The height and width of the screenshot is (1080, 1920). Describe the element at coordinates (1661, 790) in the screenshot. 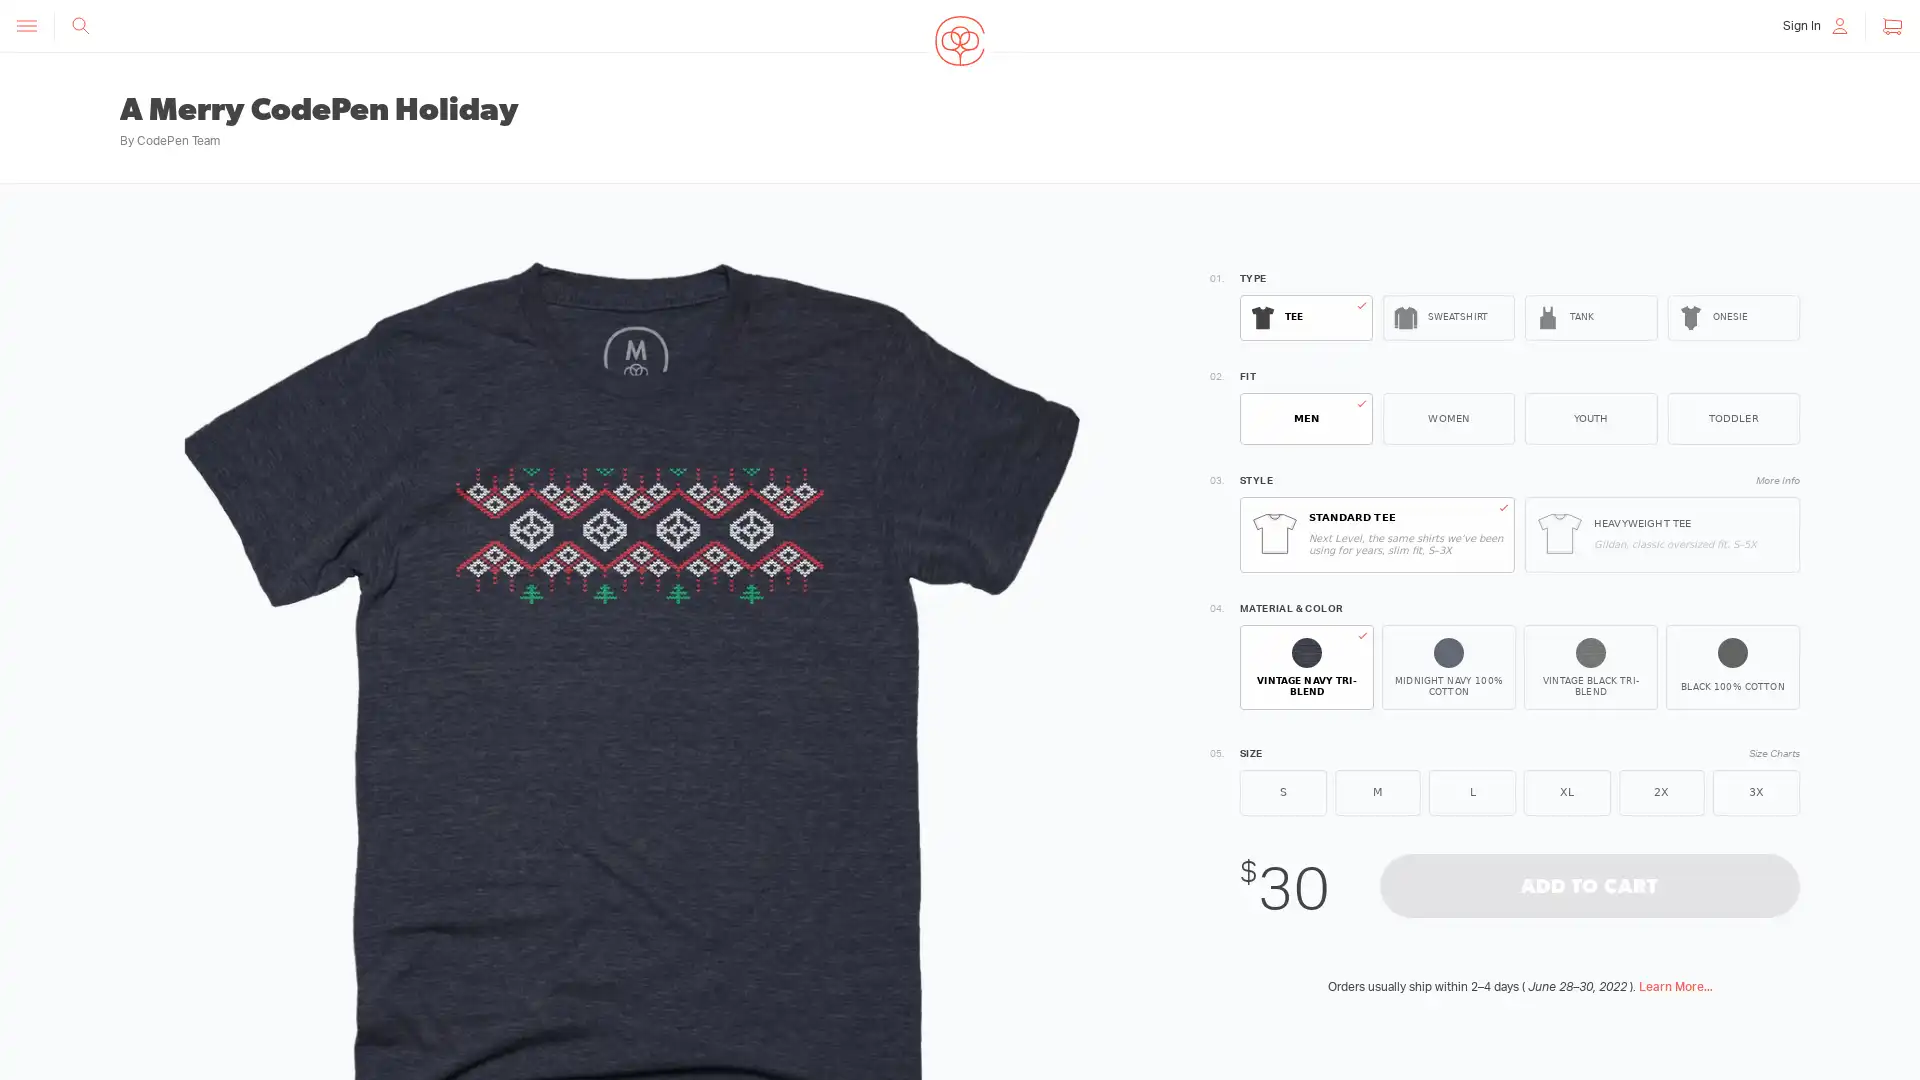

I see `2X` at that location.